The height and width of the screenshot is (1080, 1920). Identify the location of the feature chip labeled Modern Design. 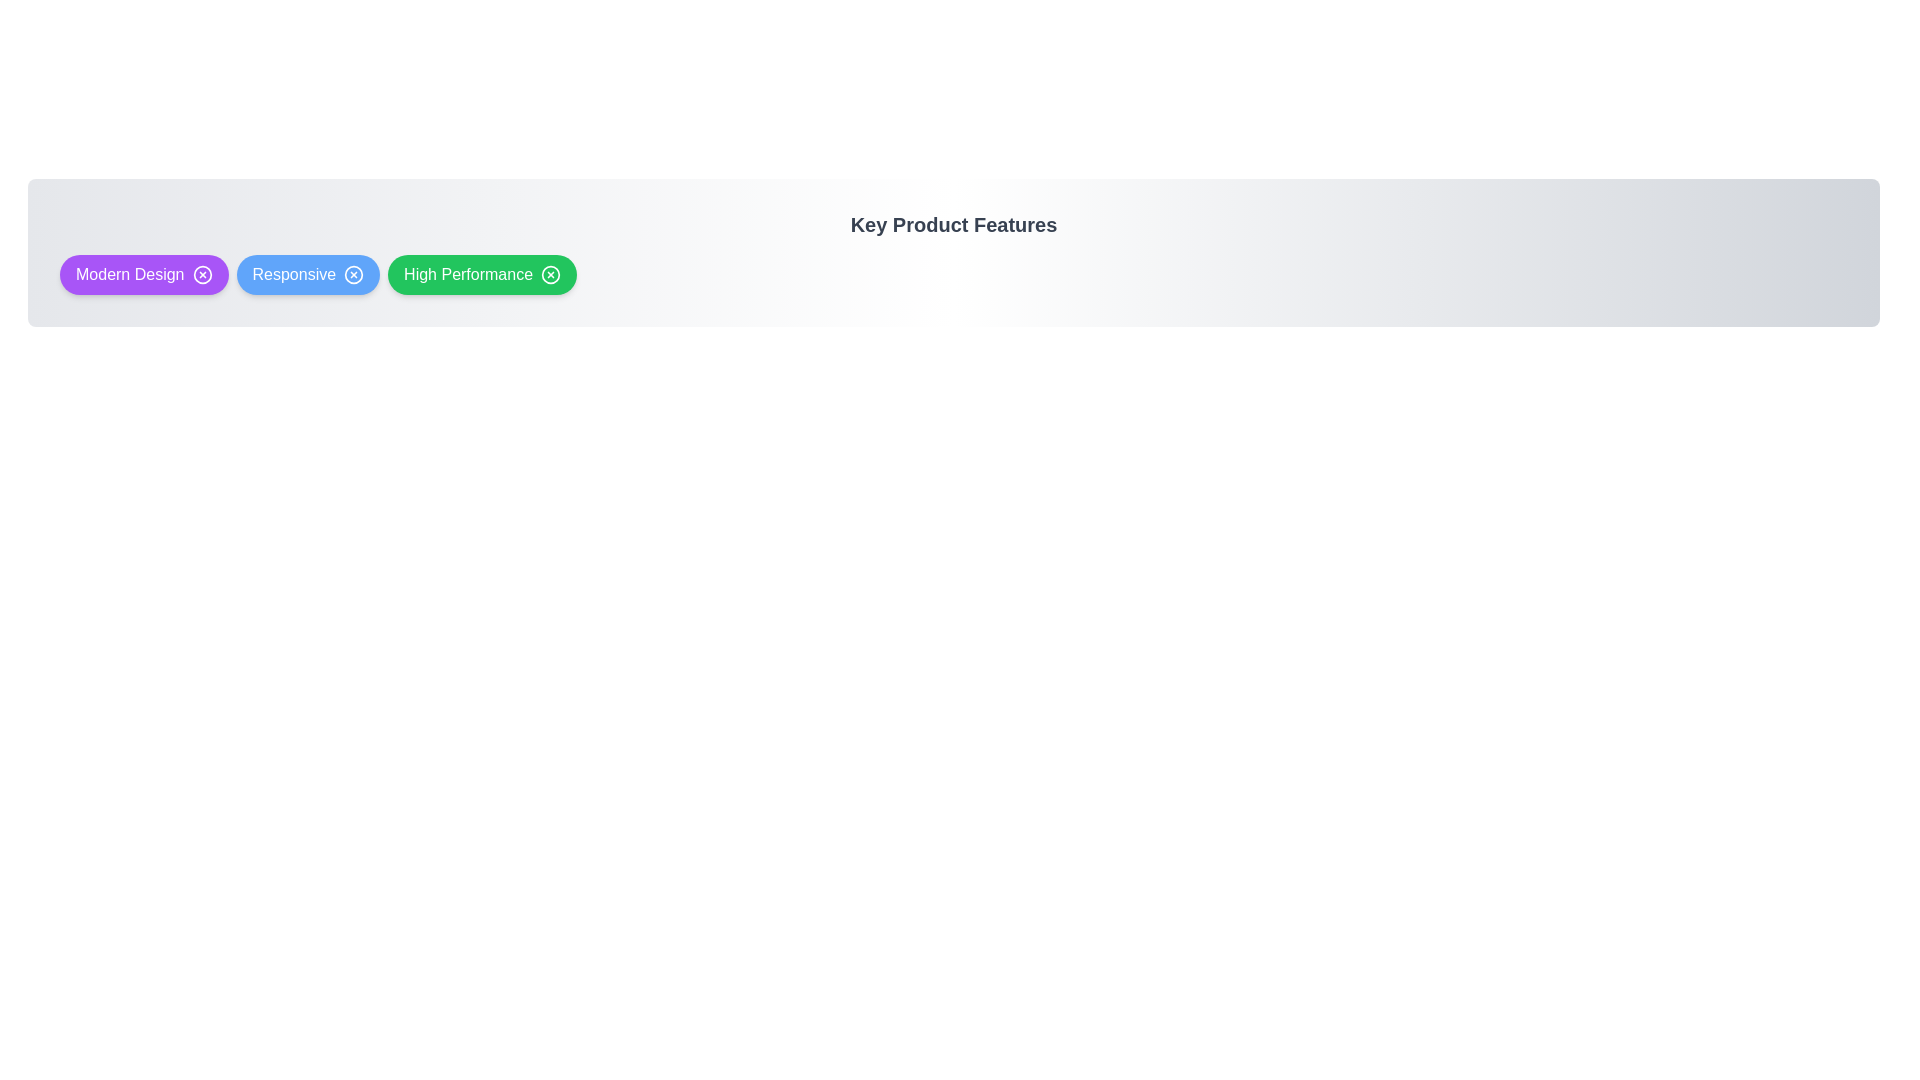
(143, 274).